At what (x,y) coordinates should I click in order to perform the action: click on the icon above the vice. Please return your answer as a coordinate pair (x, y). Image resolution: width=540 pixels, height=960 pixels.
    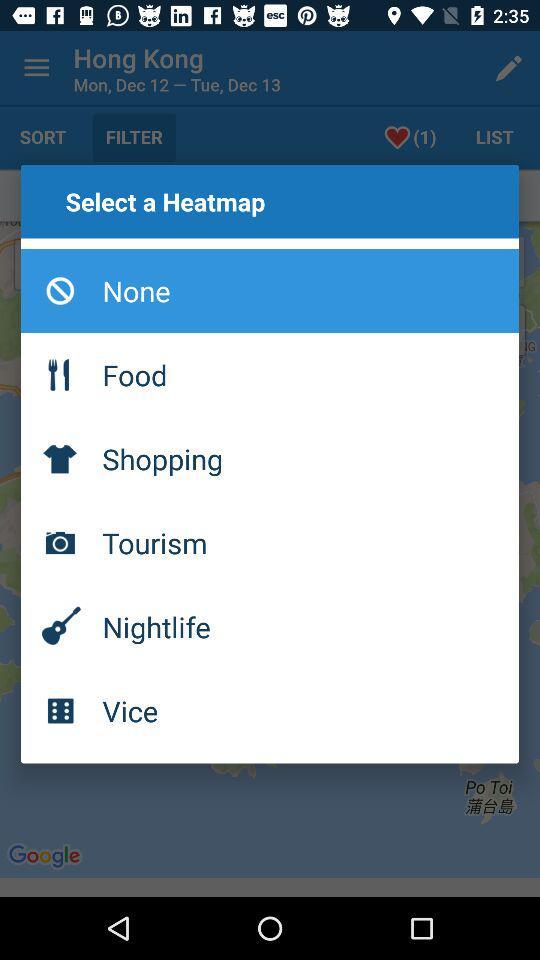
    Looking at the image, I should click on (270, 625).